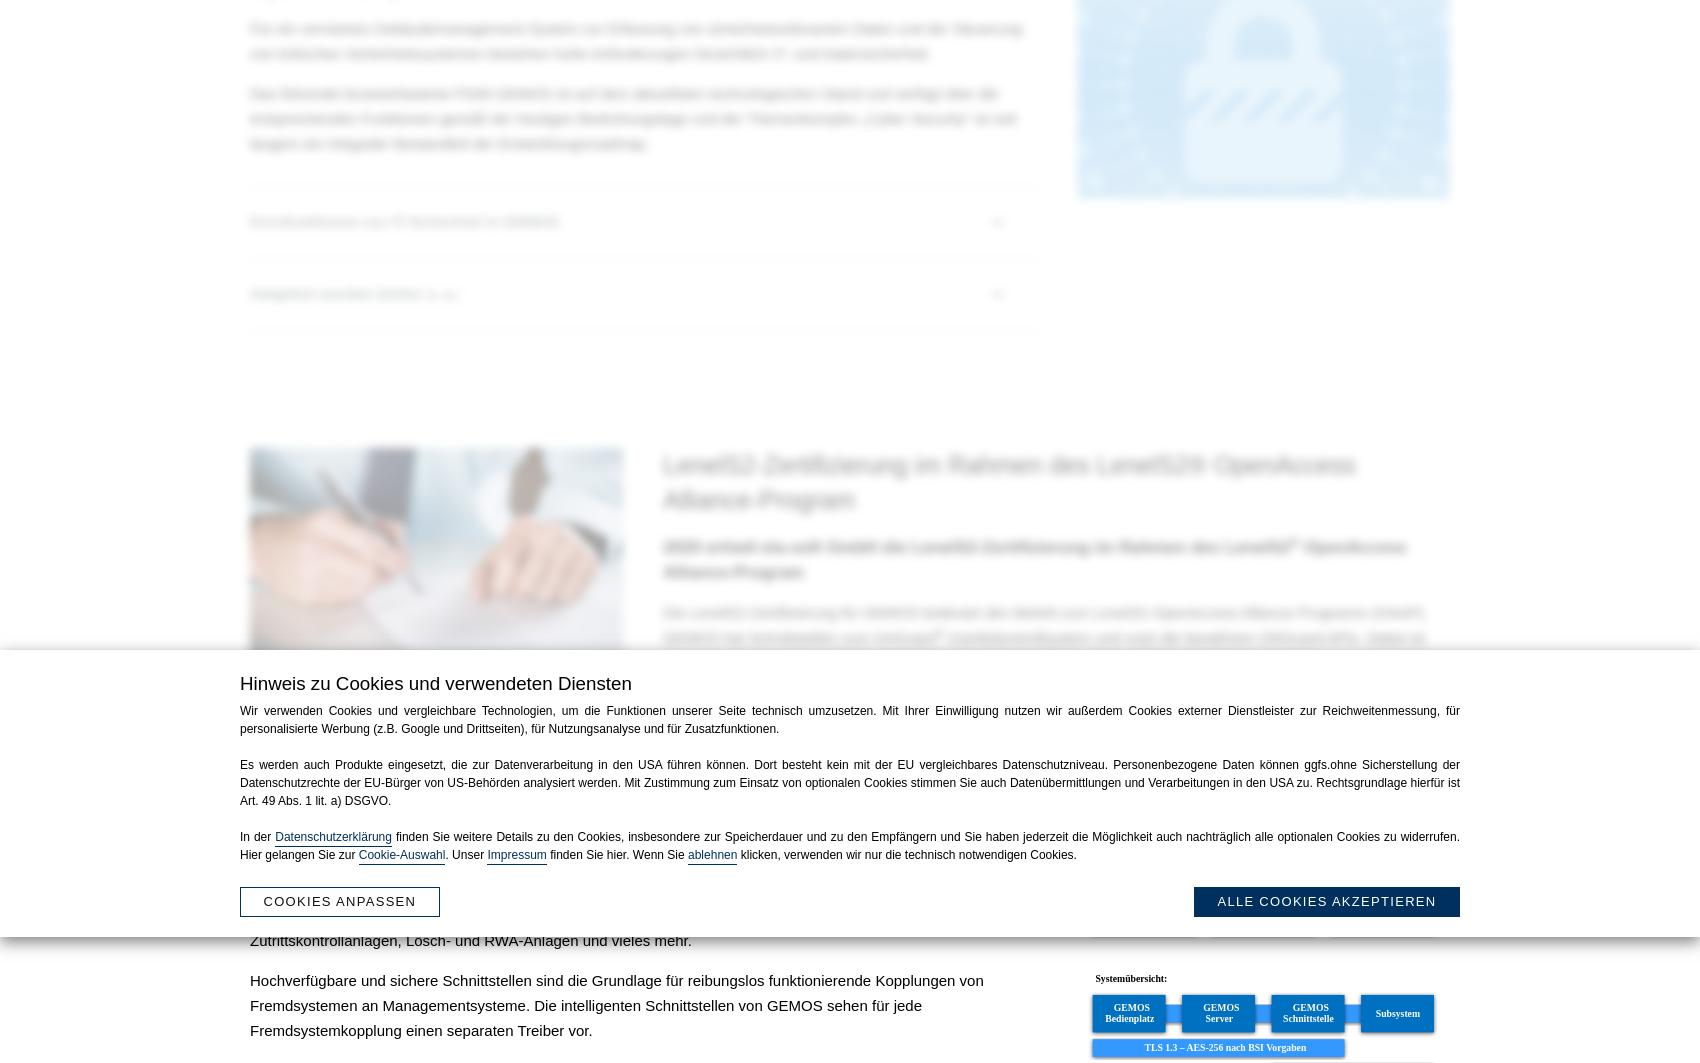  What do you see at coordinates (1043, 622) in the screenshot?
I see `'Die LenelS2-Zertifizierung für GEMOS bedeutet den Beitritt zum LenelS2 OpenAccess Alliance Programm (OAAP). GEMOS hat Schnittstellen zum OnGuard'` at bounding box center [1043, 622].